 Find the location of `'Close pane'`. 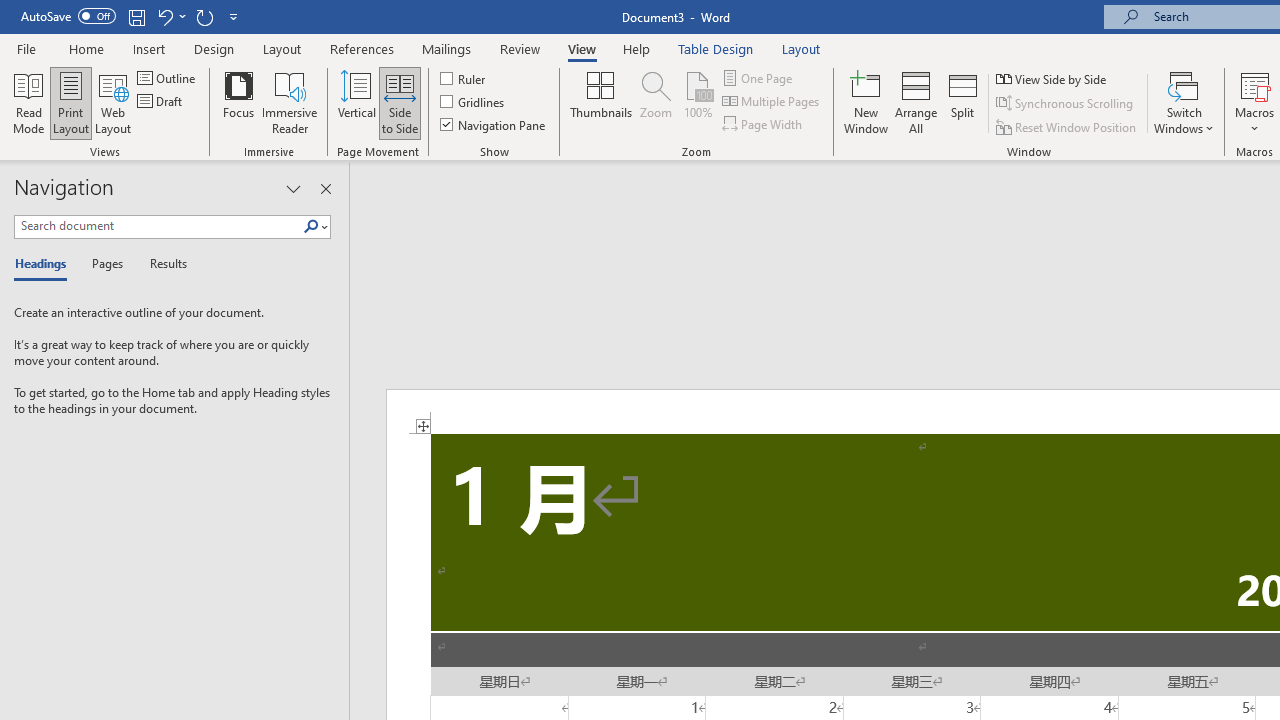

'Close pane' is located at coordinates (325, 189).